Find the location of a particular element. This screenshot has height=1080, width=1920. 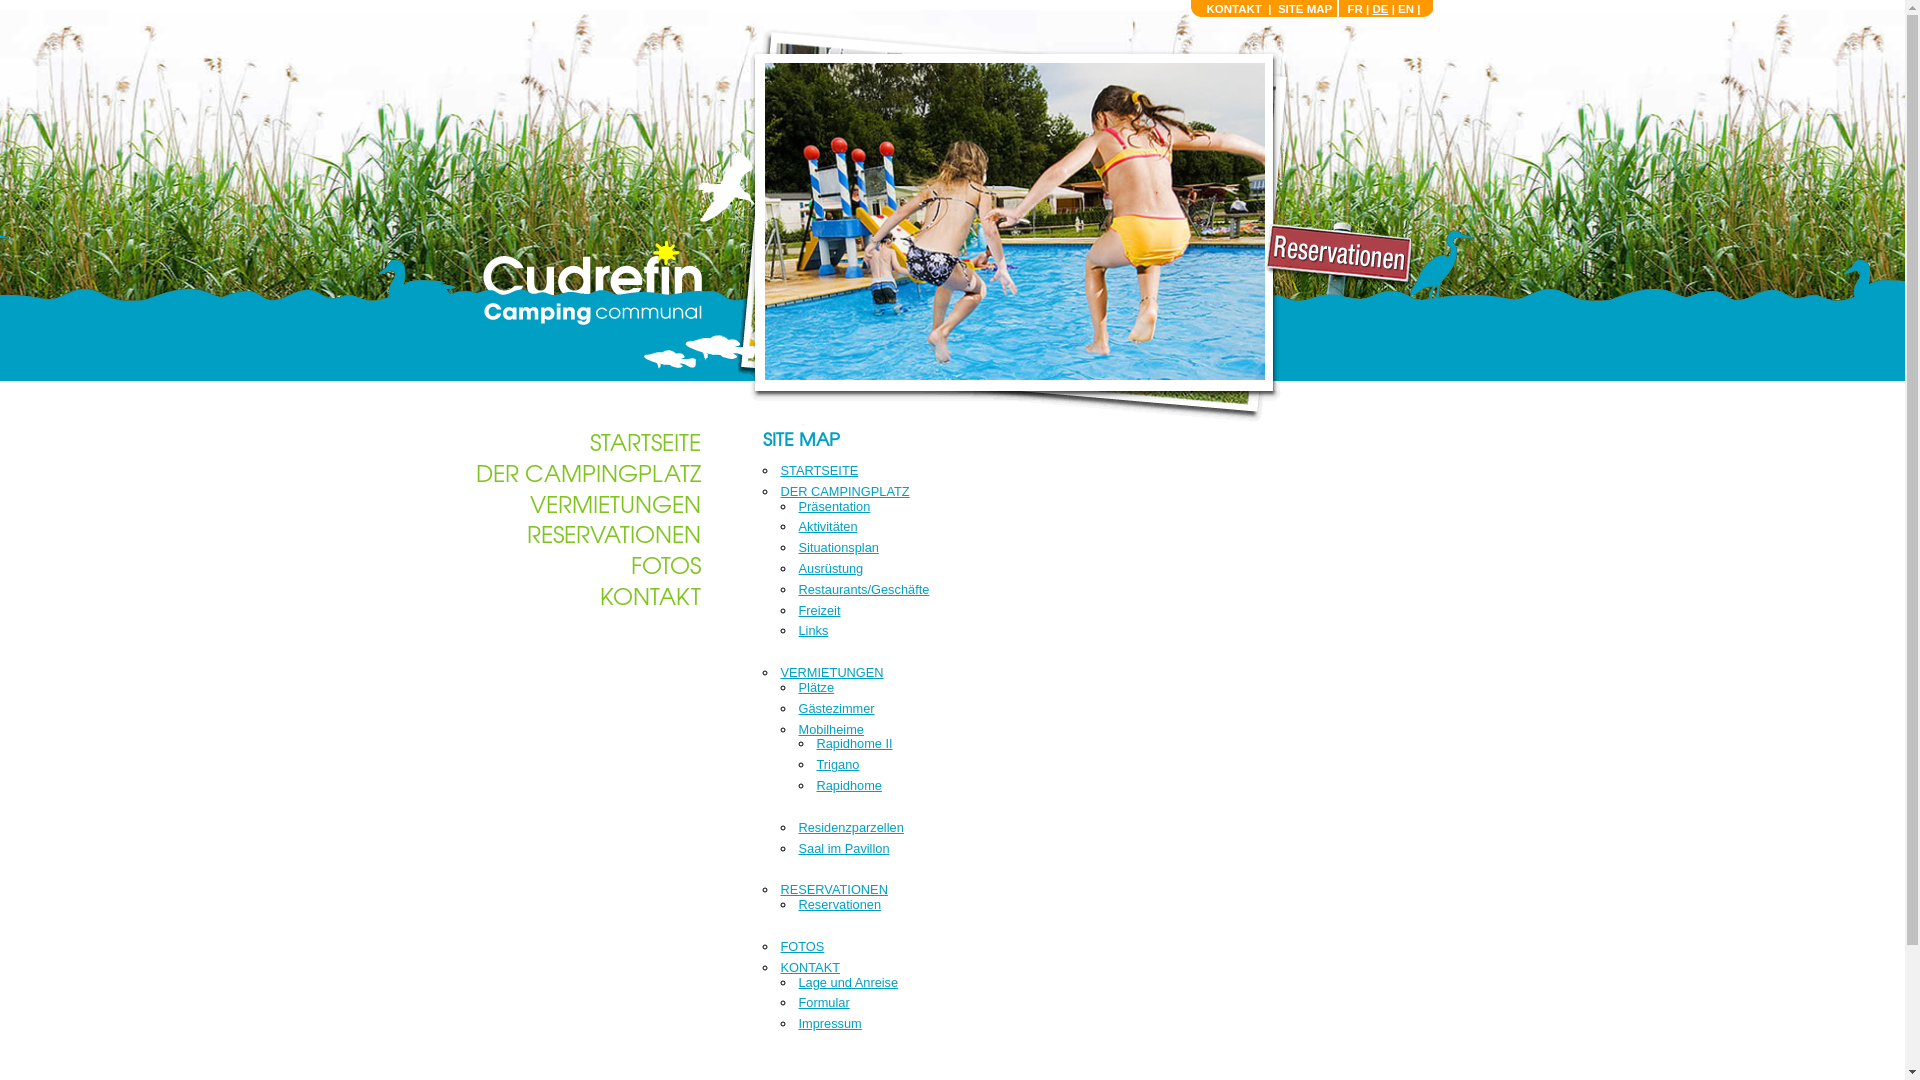

'Trigano' is located at coordinates (837, 764).